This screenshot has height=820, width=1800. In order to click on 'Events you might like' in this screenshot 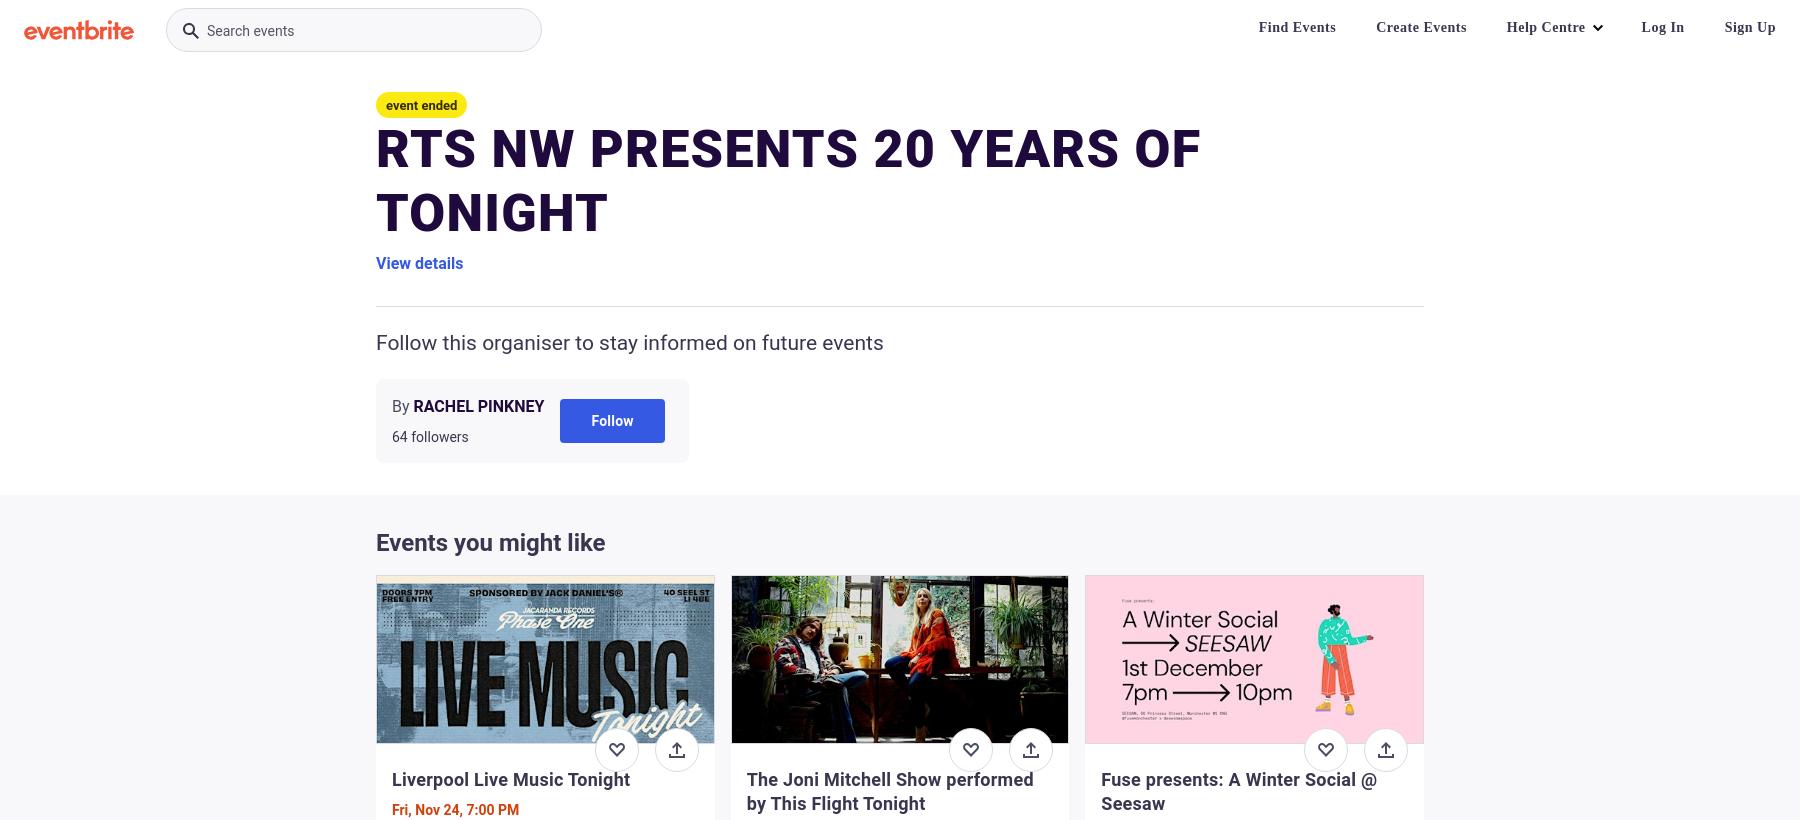, I will do `click(489, 542)`.